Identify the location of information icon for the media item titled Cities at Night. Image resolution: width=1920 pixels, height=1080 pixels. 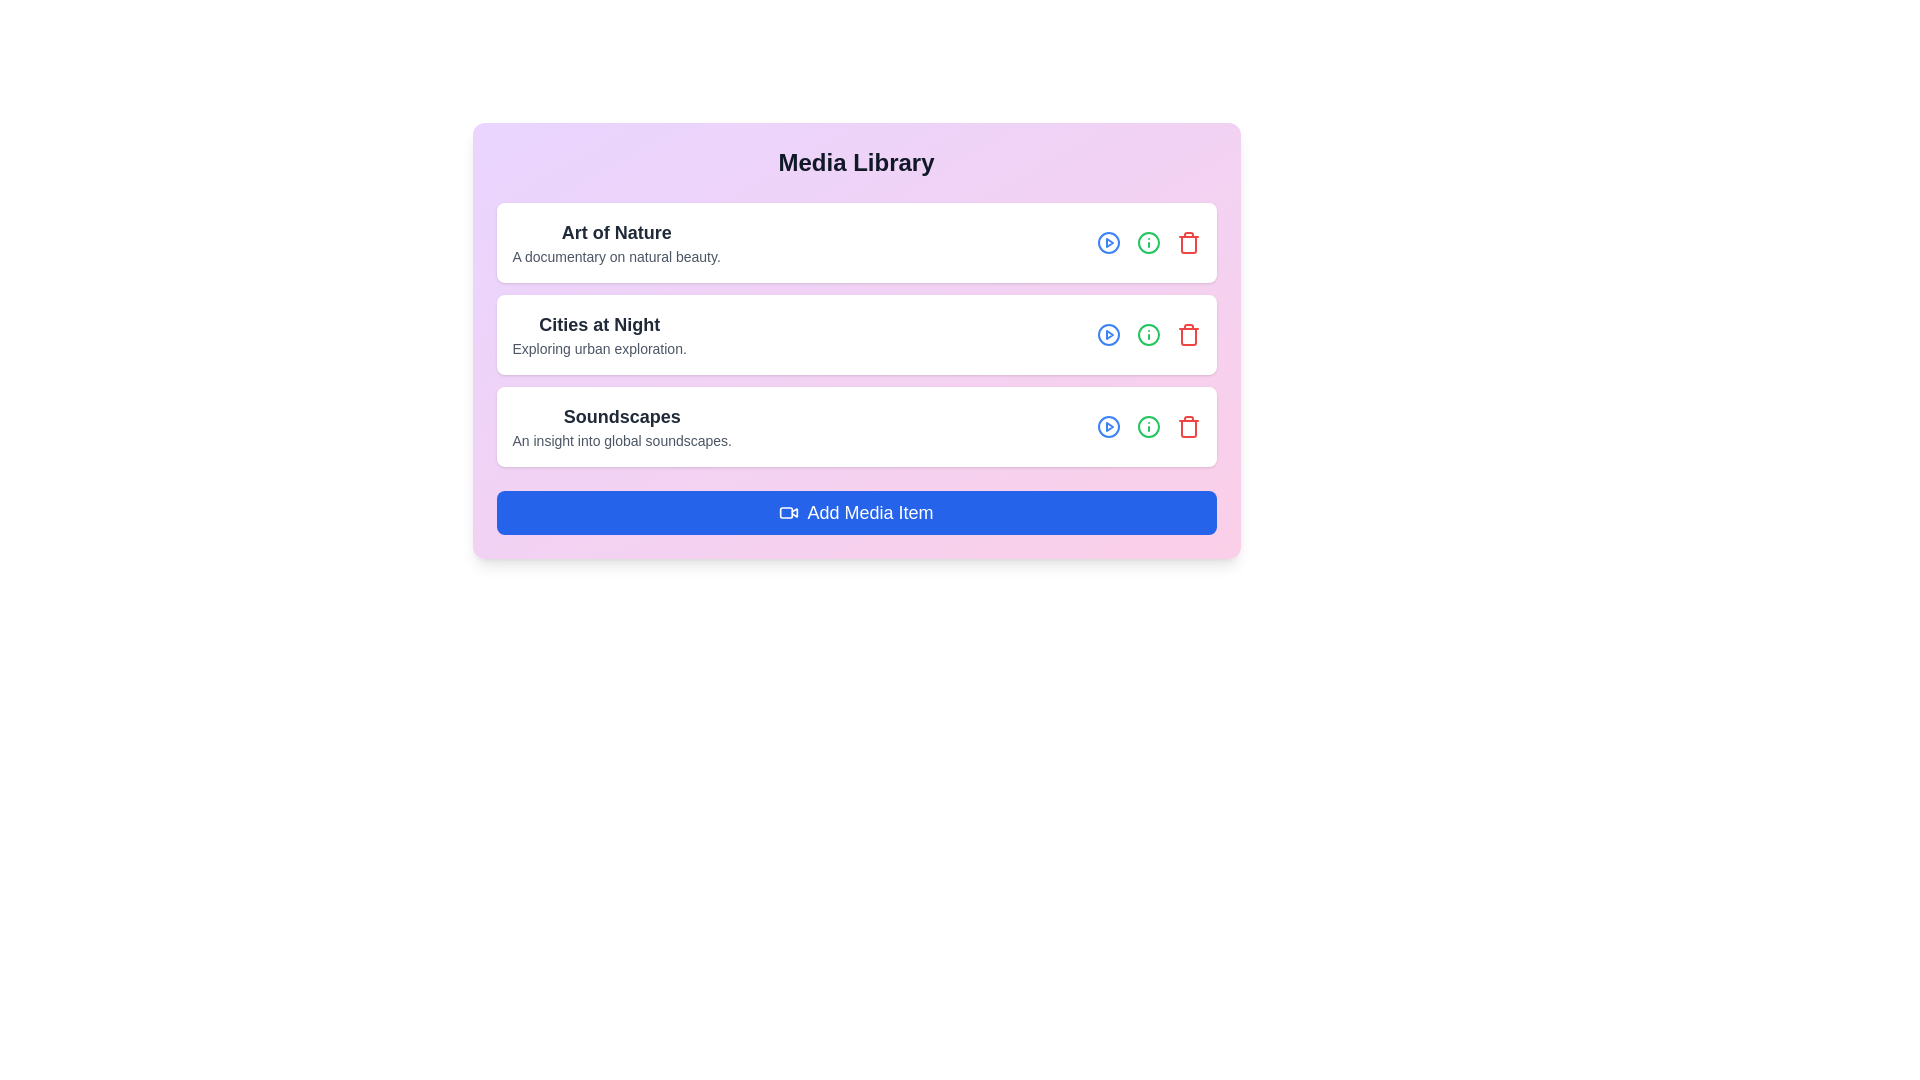
(1148, 334).